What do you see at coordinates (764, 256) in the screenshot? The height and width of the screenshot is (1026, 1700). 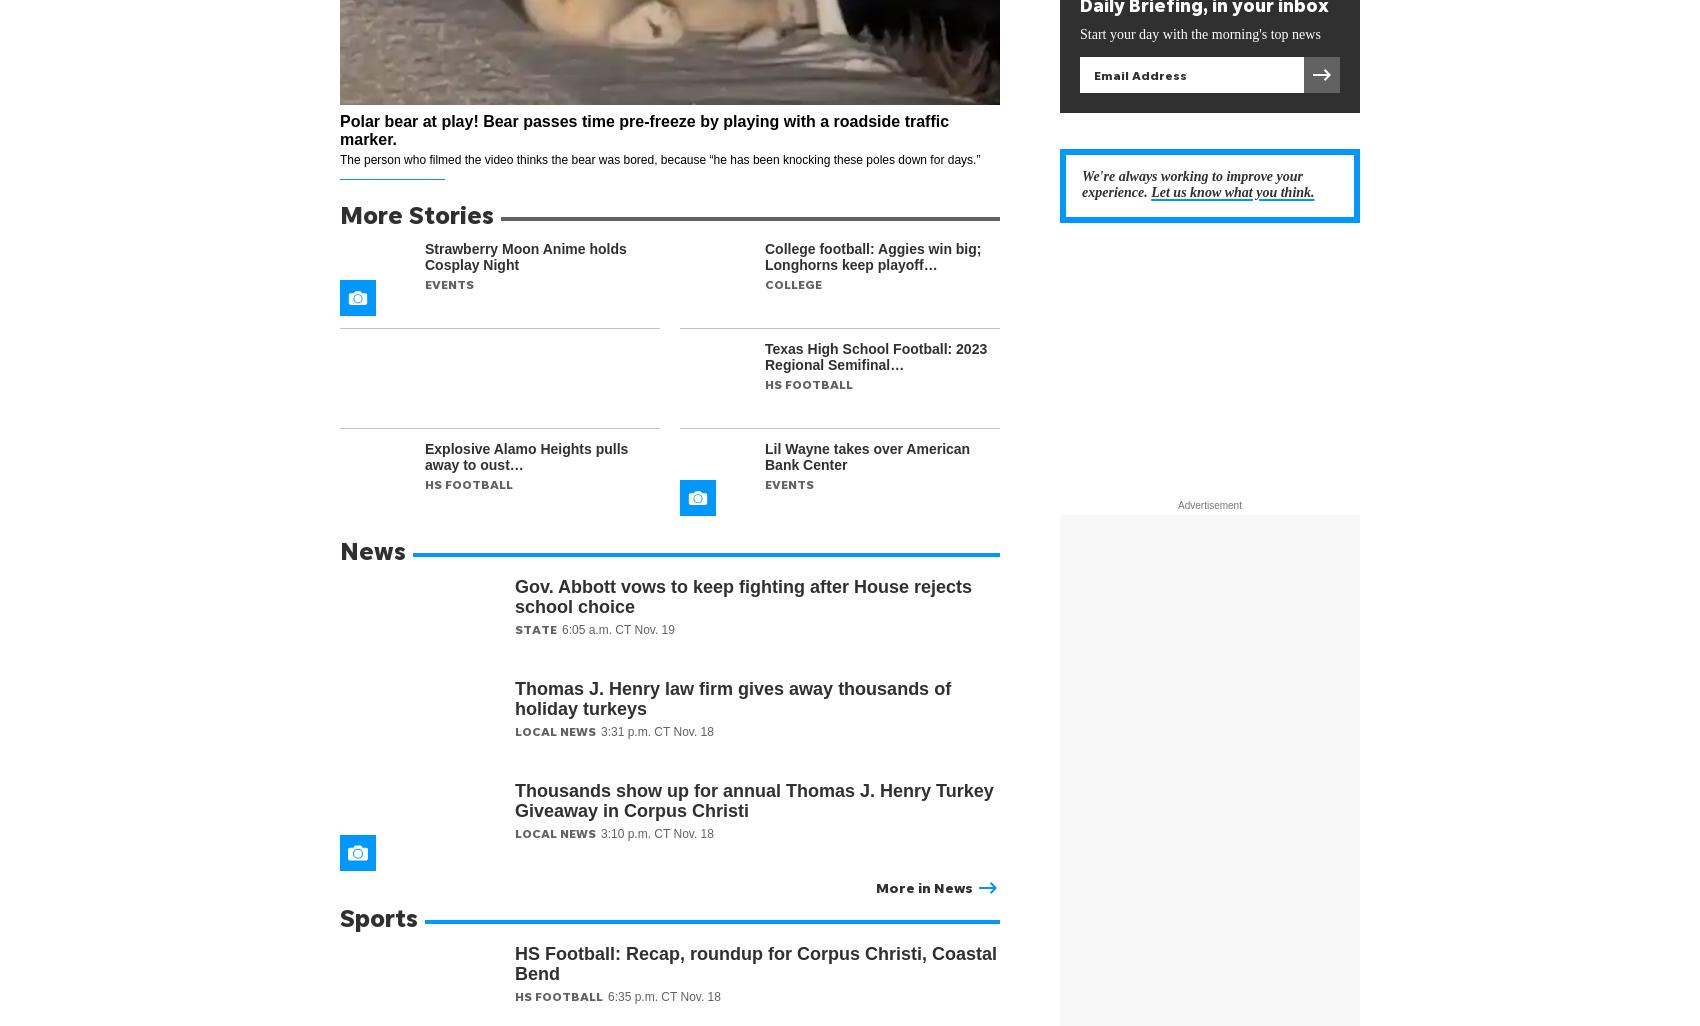 I see `'College football: Aggies win big; Longhorns keep playoff…'` at bounding box center [764, 256].